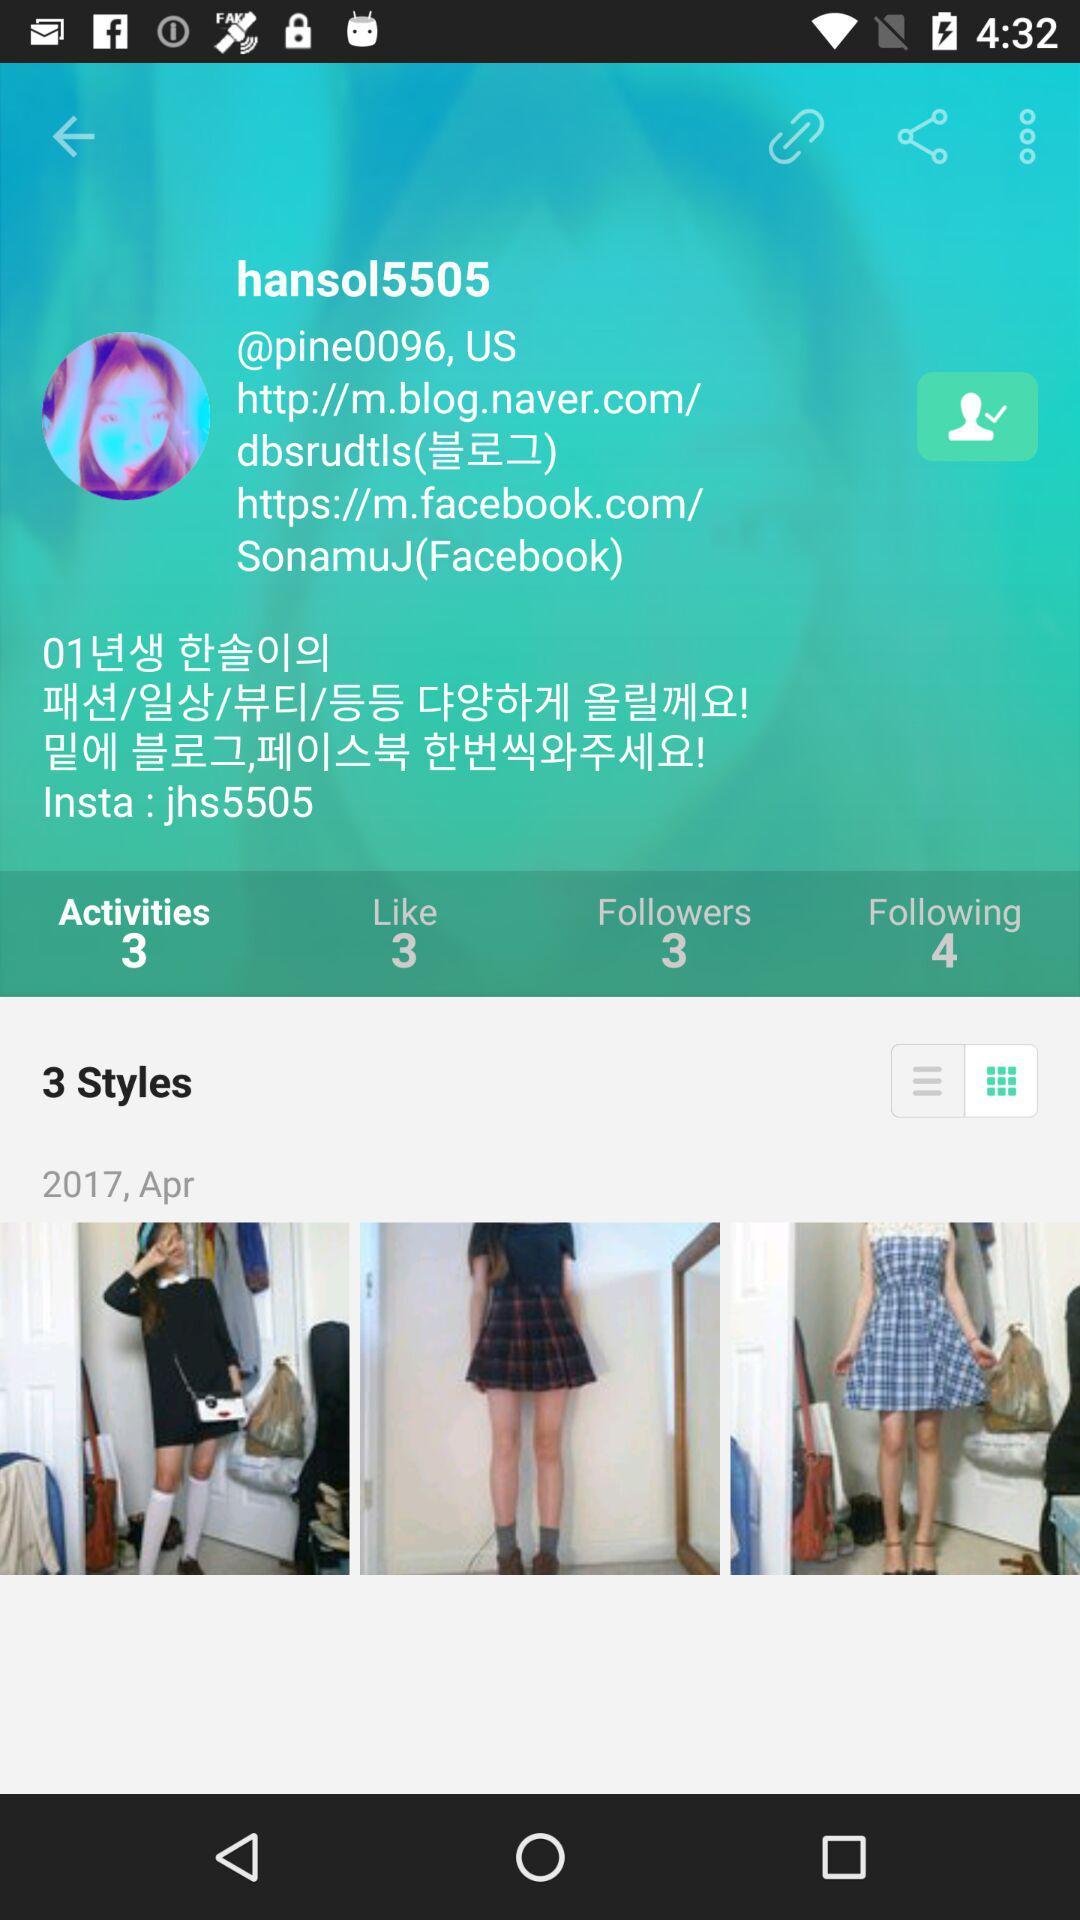  What do you see at coordinates (927, 1079) in the screenshot?
I see `the icon above the 2017, apr` at bounding box center [927, 1079].